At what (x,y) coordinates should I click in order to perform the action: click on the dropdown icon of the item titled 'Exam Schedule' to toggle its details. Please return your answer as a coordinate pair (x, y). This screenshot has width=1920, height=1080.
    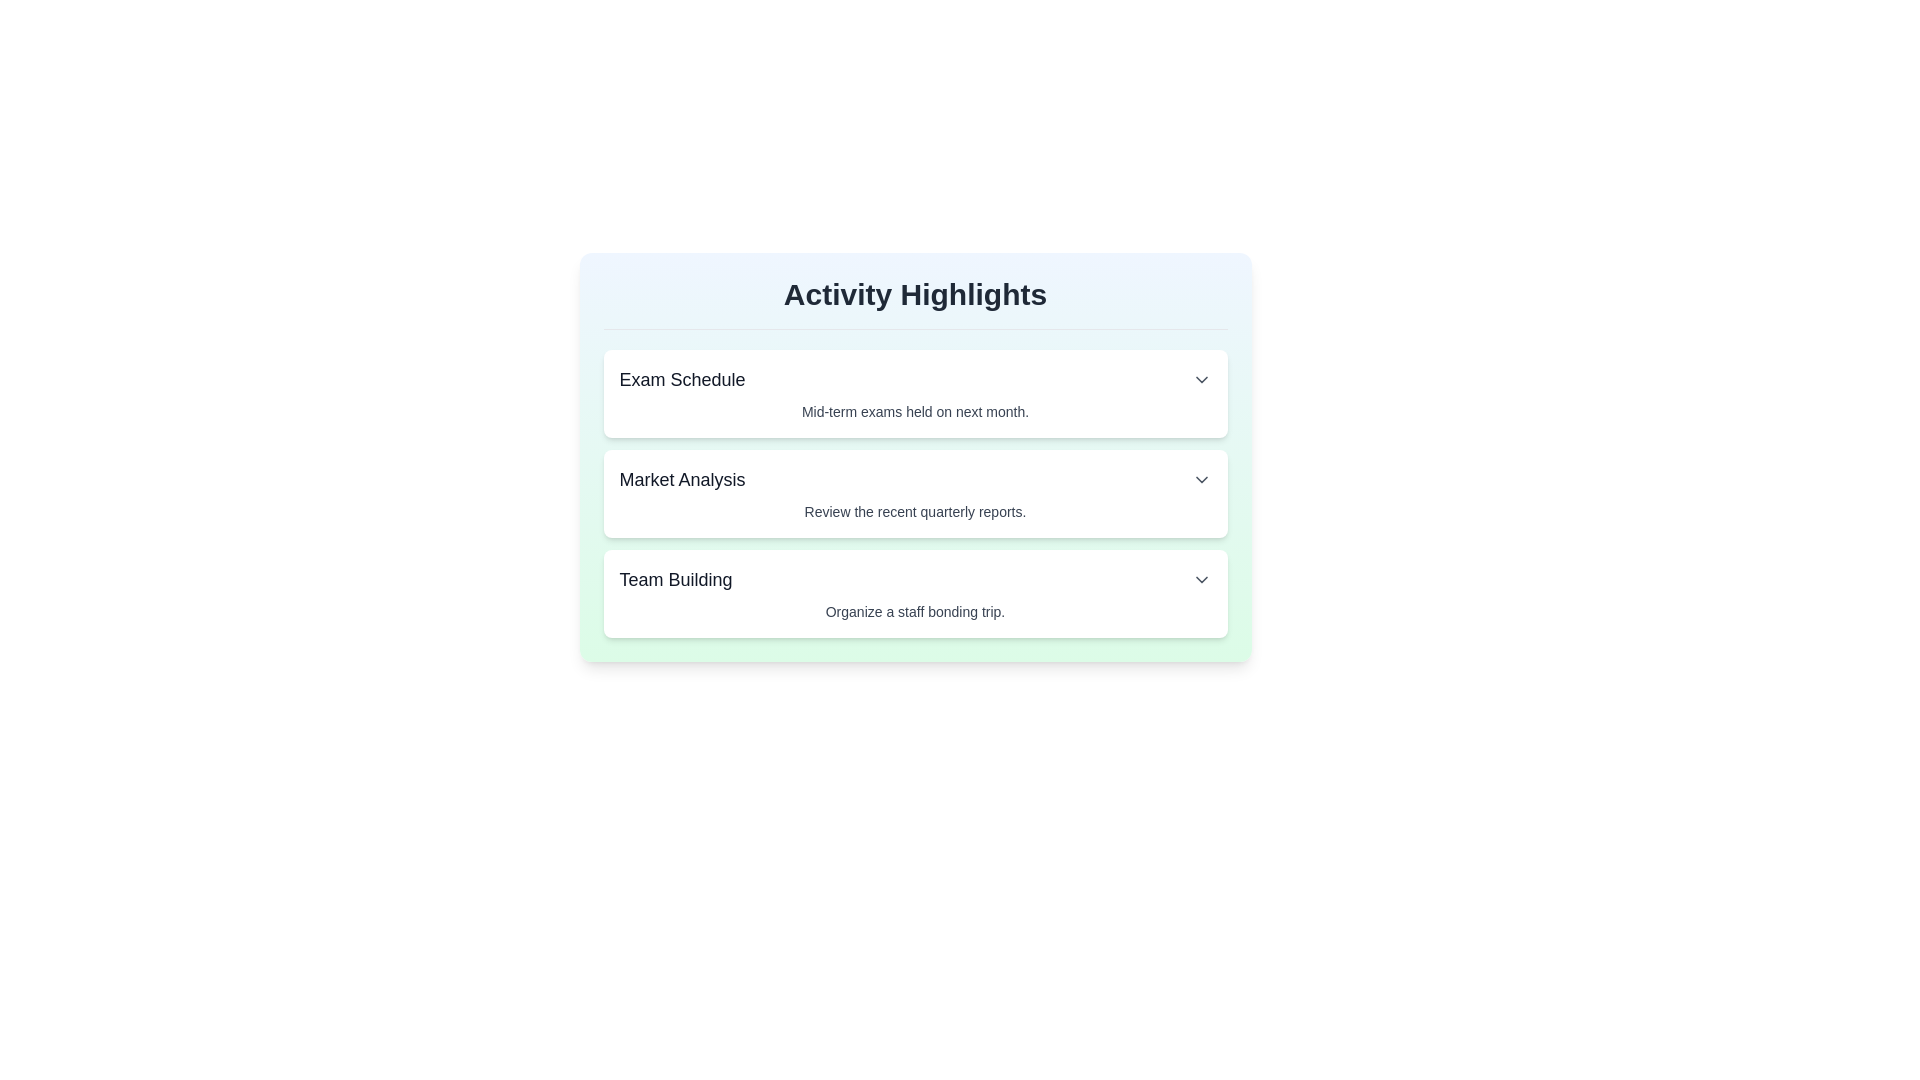
    Looking at the image, I should click on (1200, 380).